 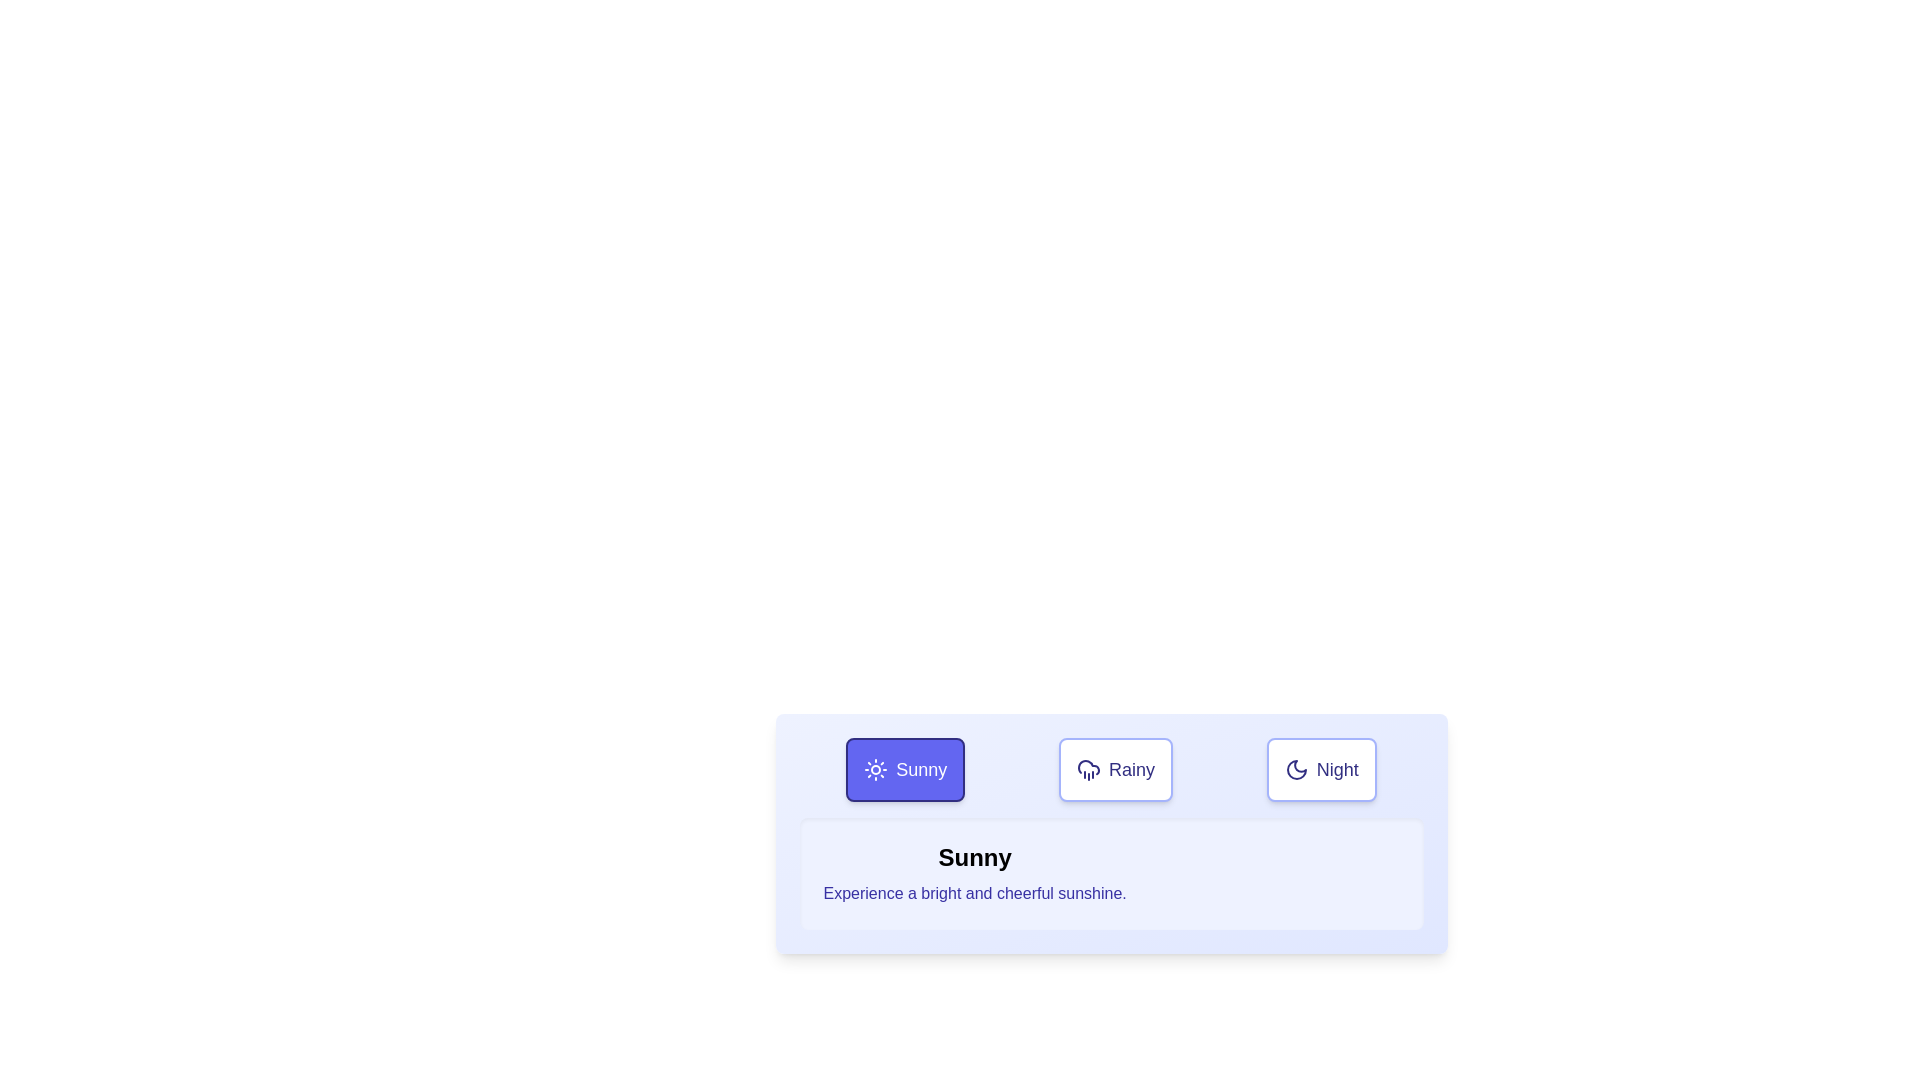 What do you see at coordinates (1296, 769) in the screenshot?
I see `the moon-shaped icon within the 'Night' button, which is part of a horizontal button group that includes 'Sunny' and 'Rainy' buttons, located at the top of the lower interface section` at bounding box center [1296, 769].